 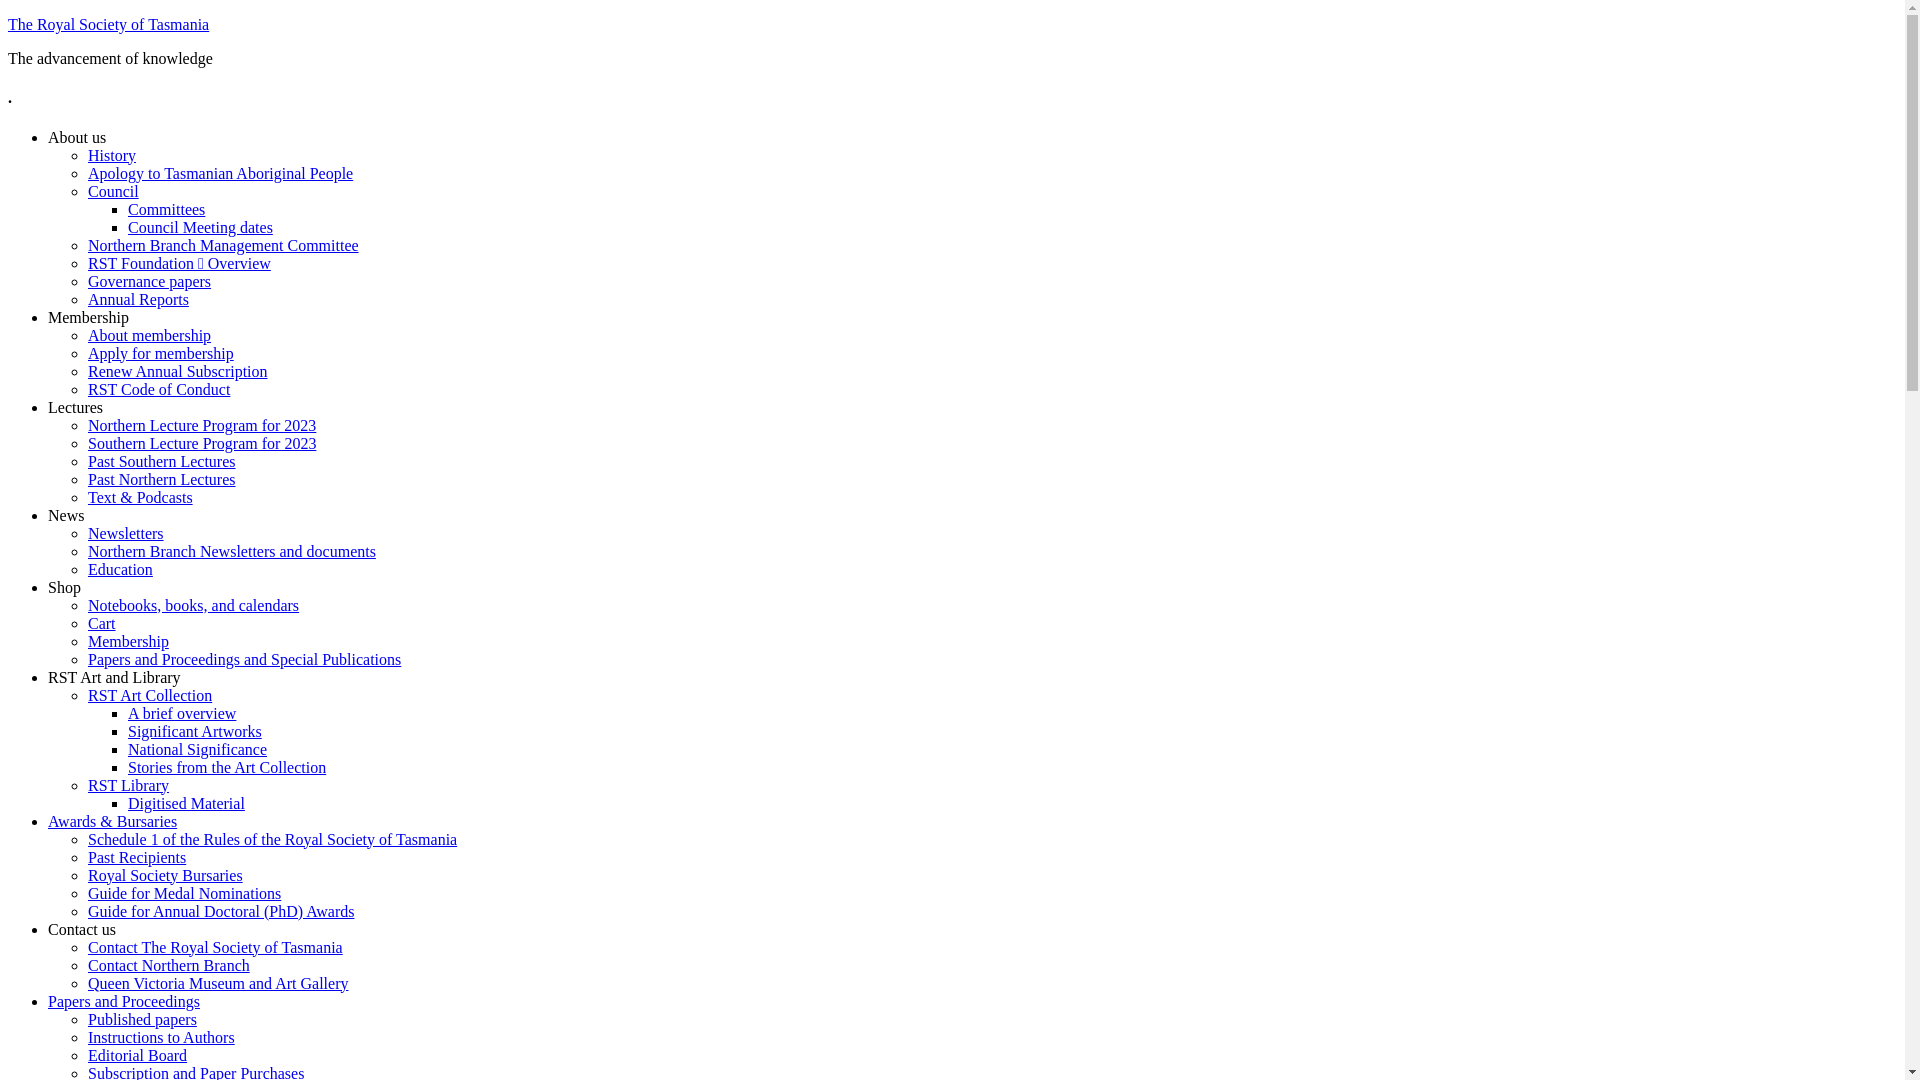 I want to click on 'Papers and Proceedings and Special Publications', so click(x=243, y=659).